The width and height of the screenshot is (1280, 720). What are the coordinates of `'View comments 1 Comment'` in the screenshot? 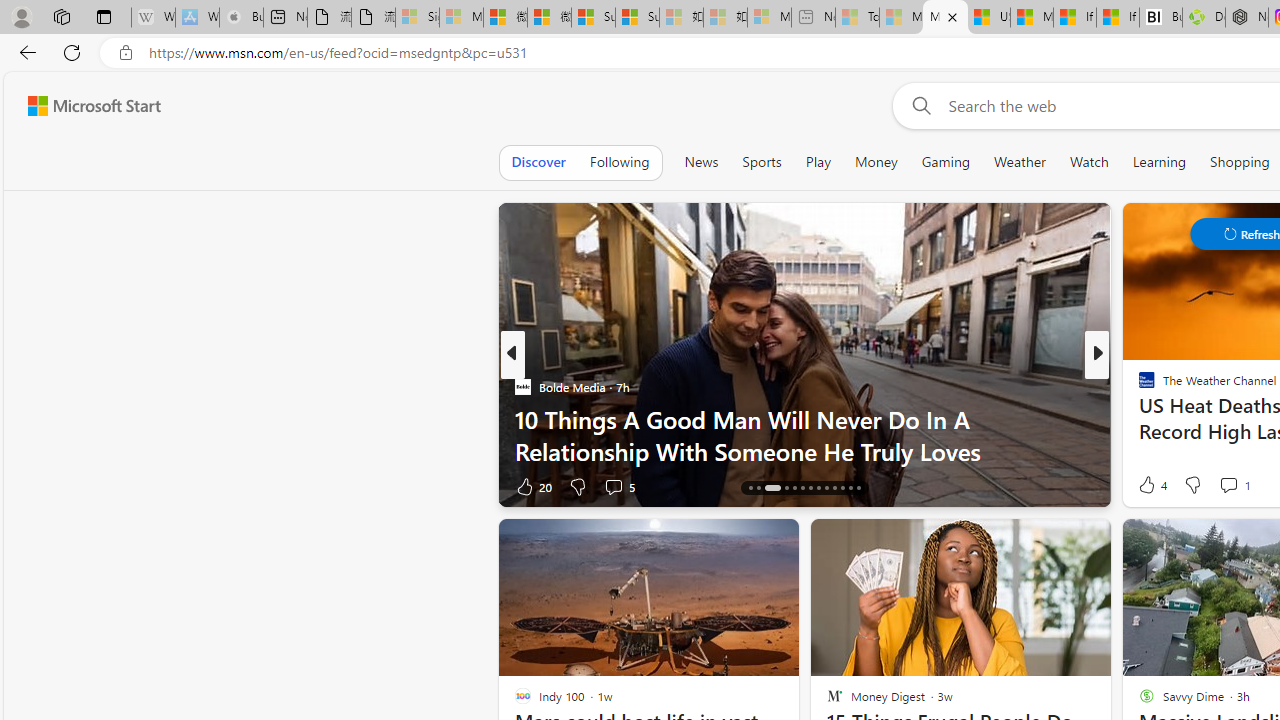 It's located at (1227, 485).